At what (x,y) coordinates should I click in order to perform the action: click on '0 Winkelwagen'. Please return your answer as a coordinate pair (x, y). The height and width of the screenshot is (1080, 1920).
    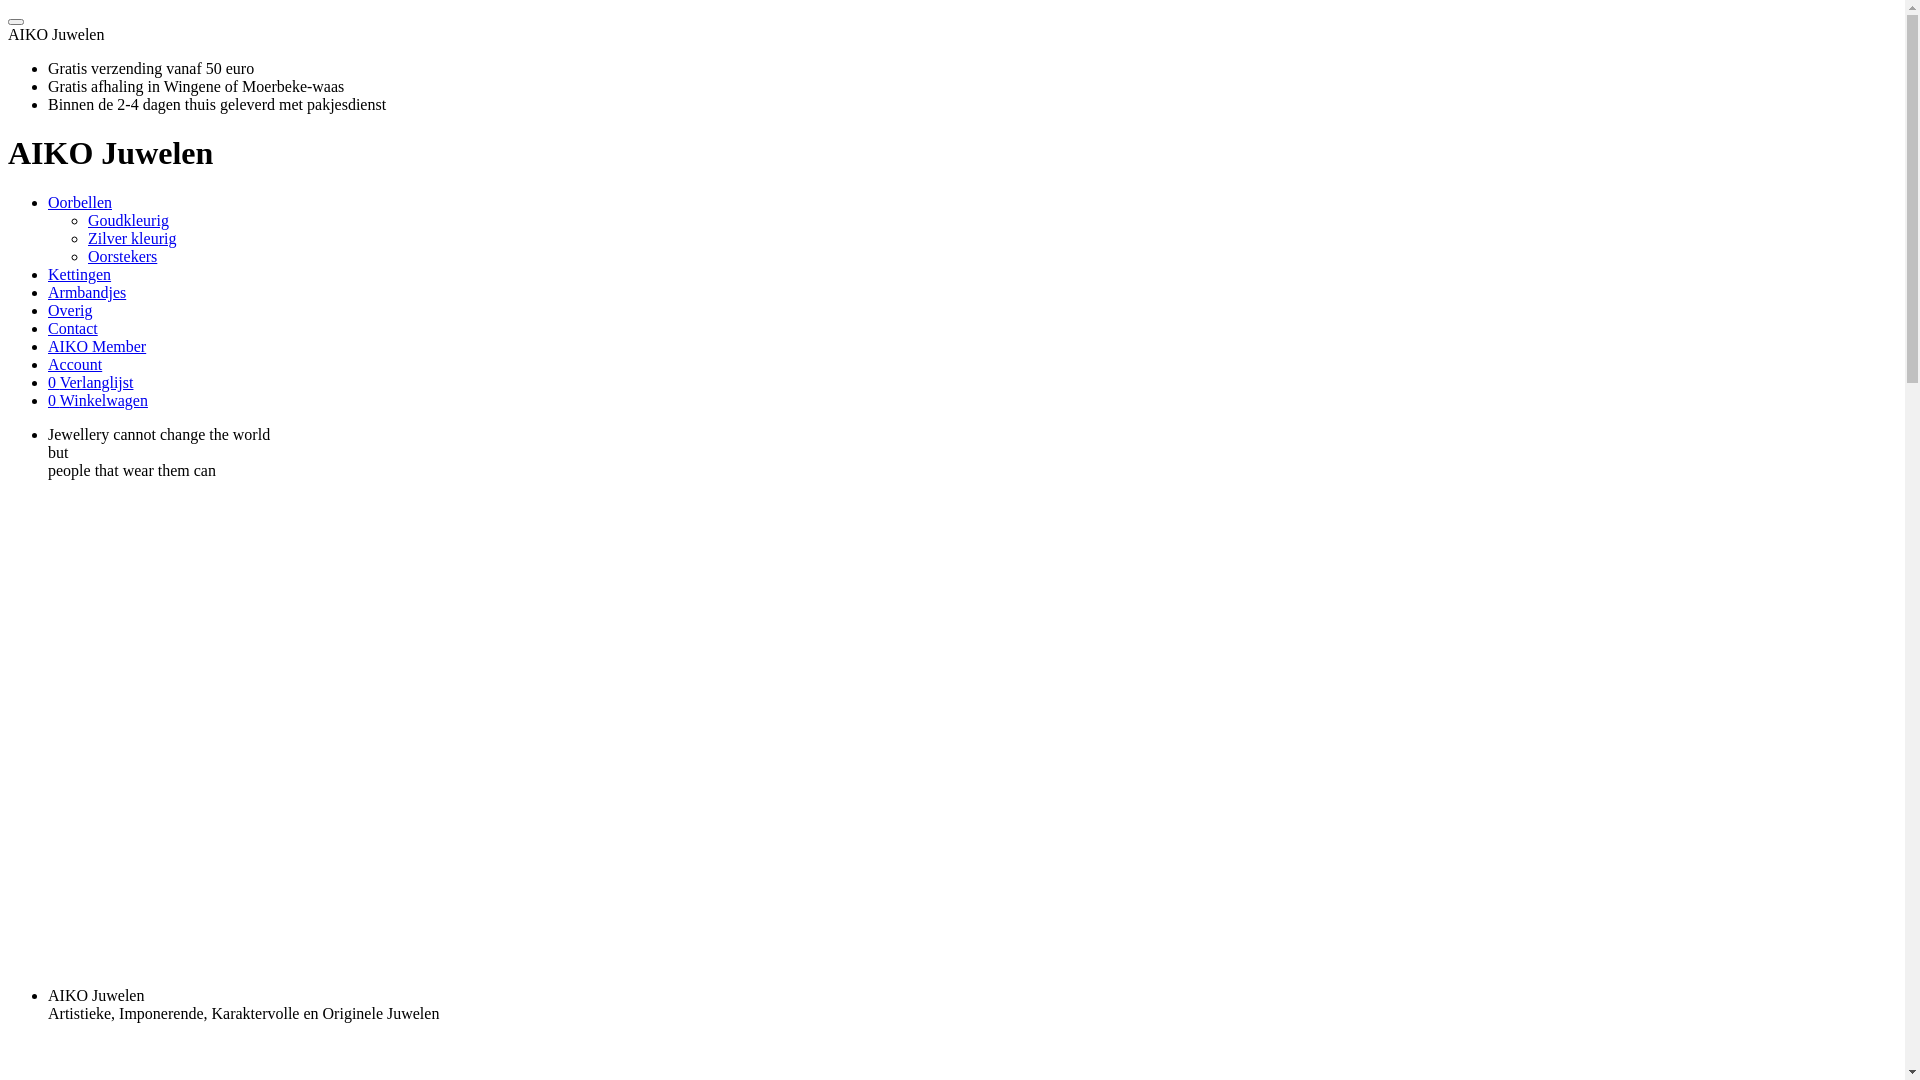
    Looking at the image, I should click on (96, 400).